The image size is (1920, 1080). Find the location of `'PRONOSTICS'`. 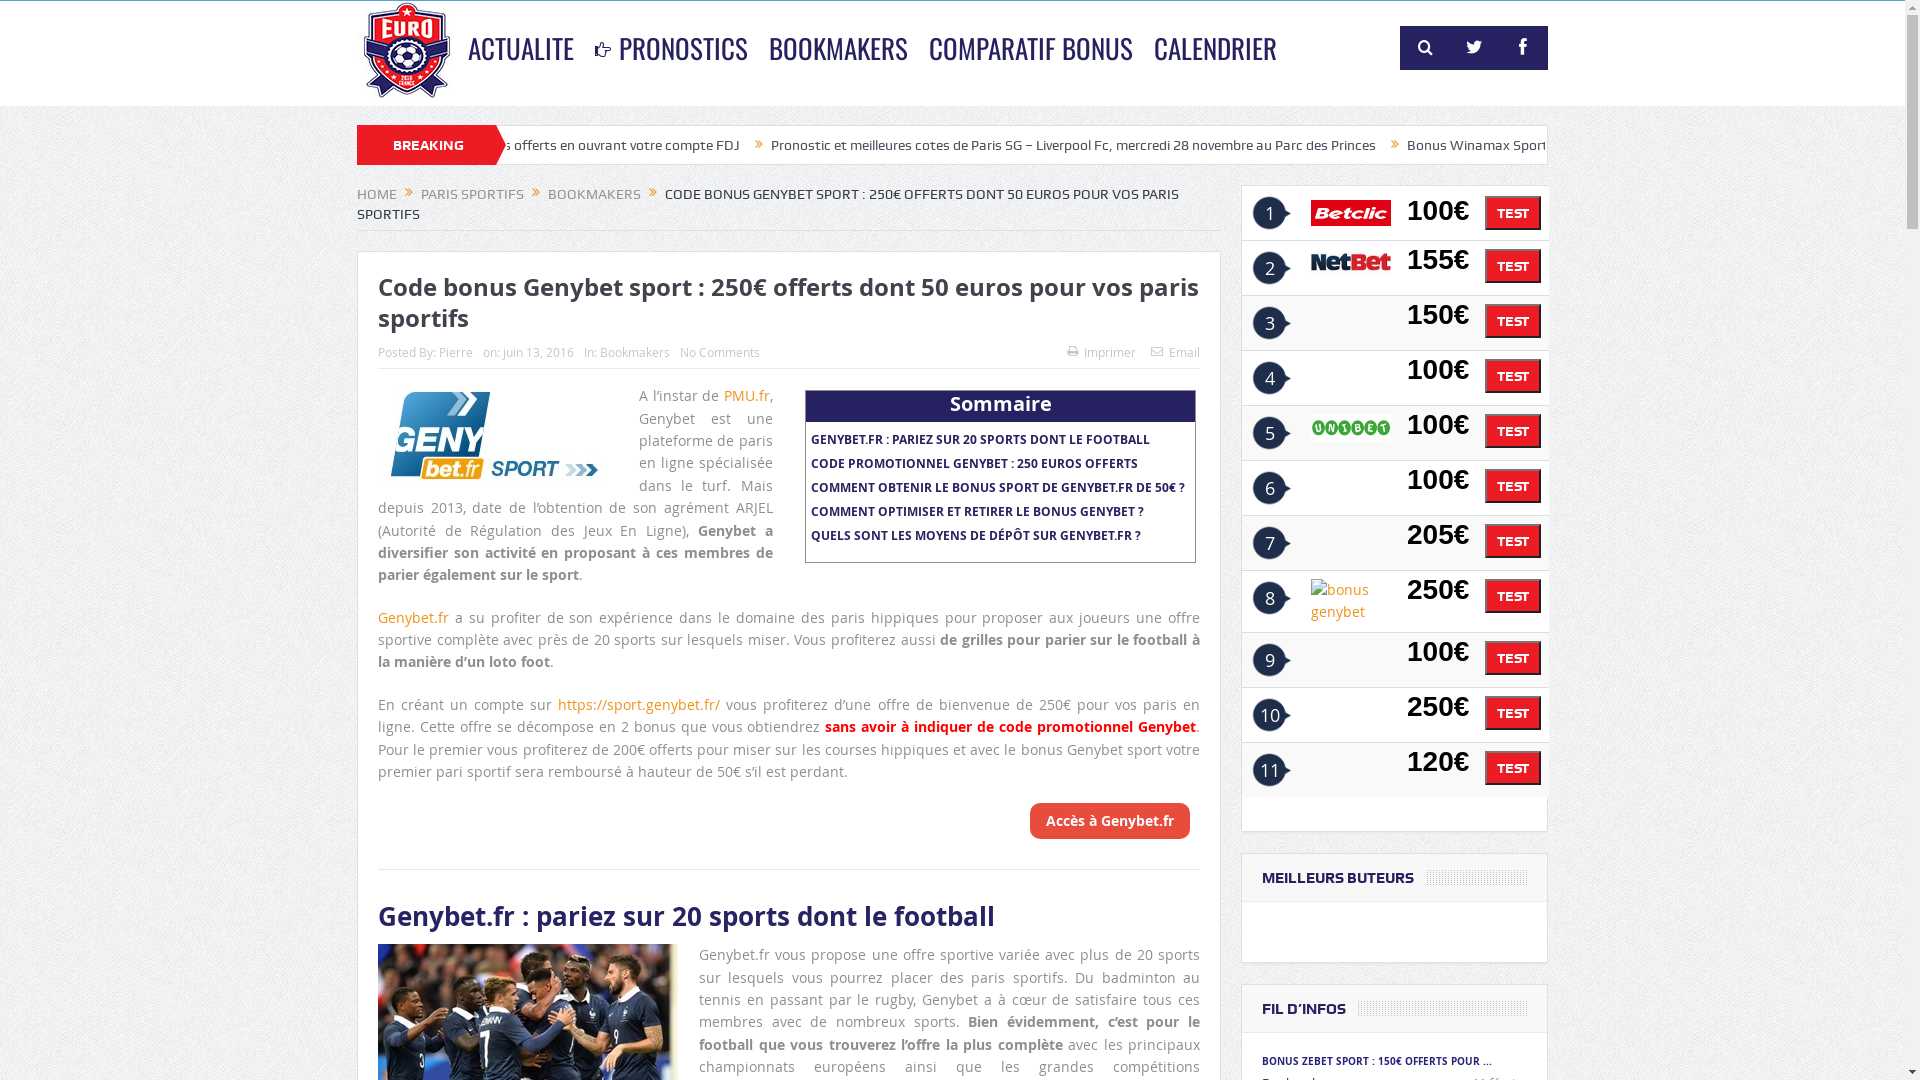

'PRONOSTICS' is located at coordinates (584, 46).